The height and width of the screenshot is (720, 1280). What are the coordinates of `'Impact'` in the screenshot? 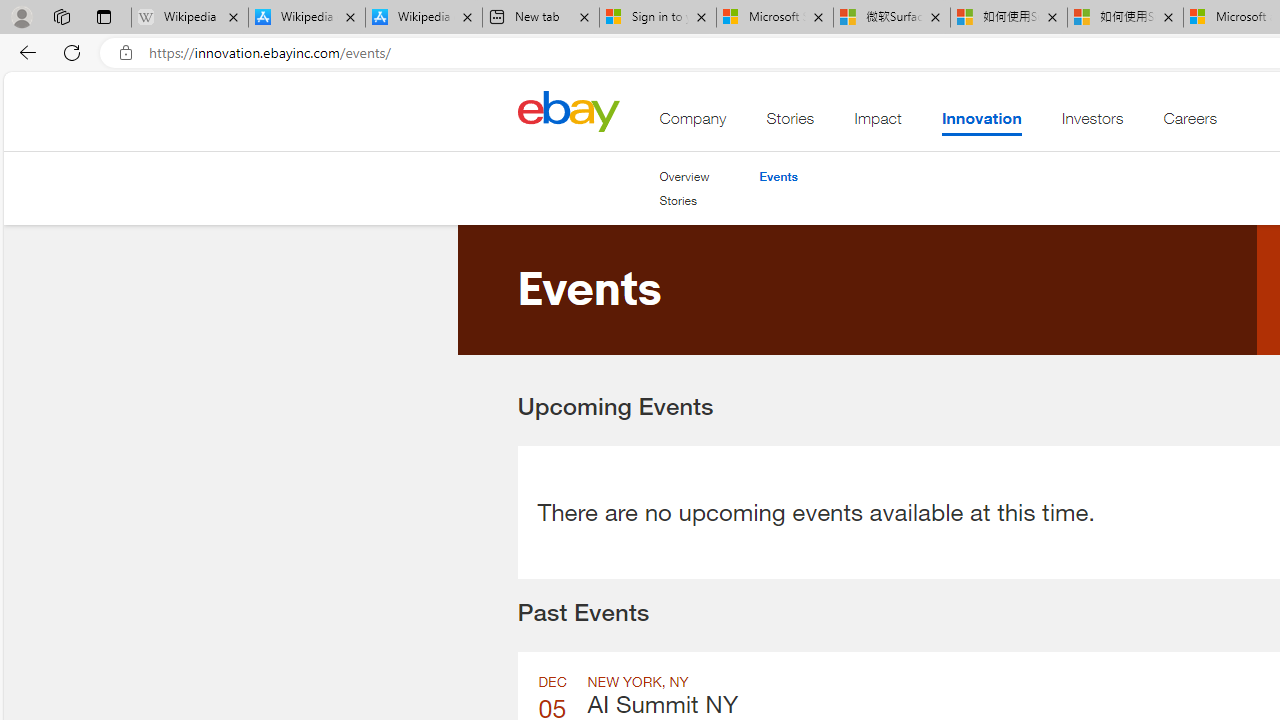 It's located at (878, 123).